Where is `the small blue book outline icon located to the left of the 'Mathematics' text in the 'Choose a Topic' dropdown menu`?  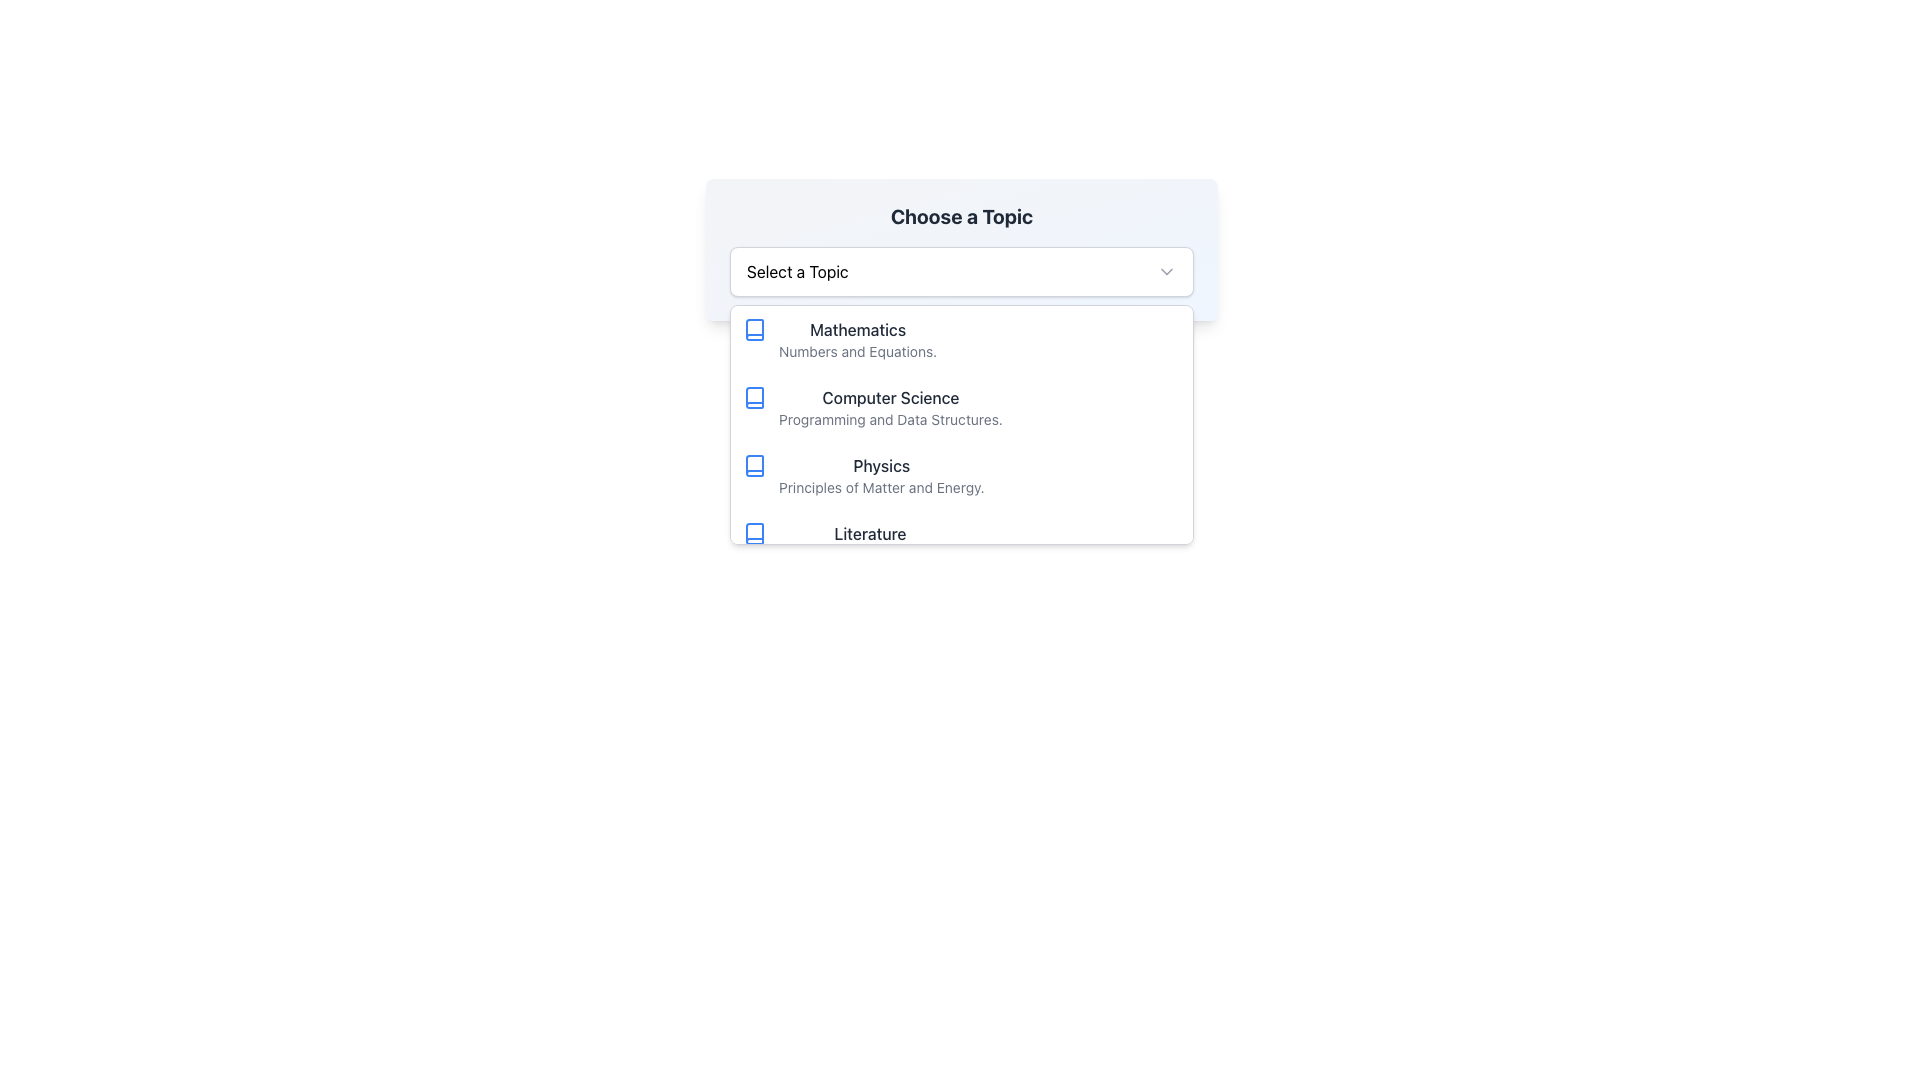
the small blue book outline icon located to the left of the 'Mathematics' text in the 'Choose a Topic' dropdown menu is located at coordinates (753, 329).